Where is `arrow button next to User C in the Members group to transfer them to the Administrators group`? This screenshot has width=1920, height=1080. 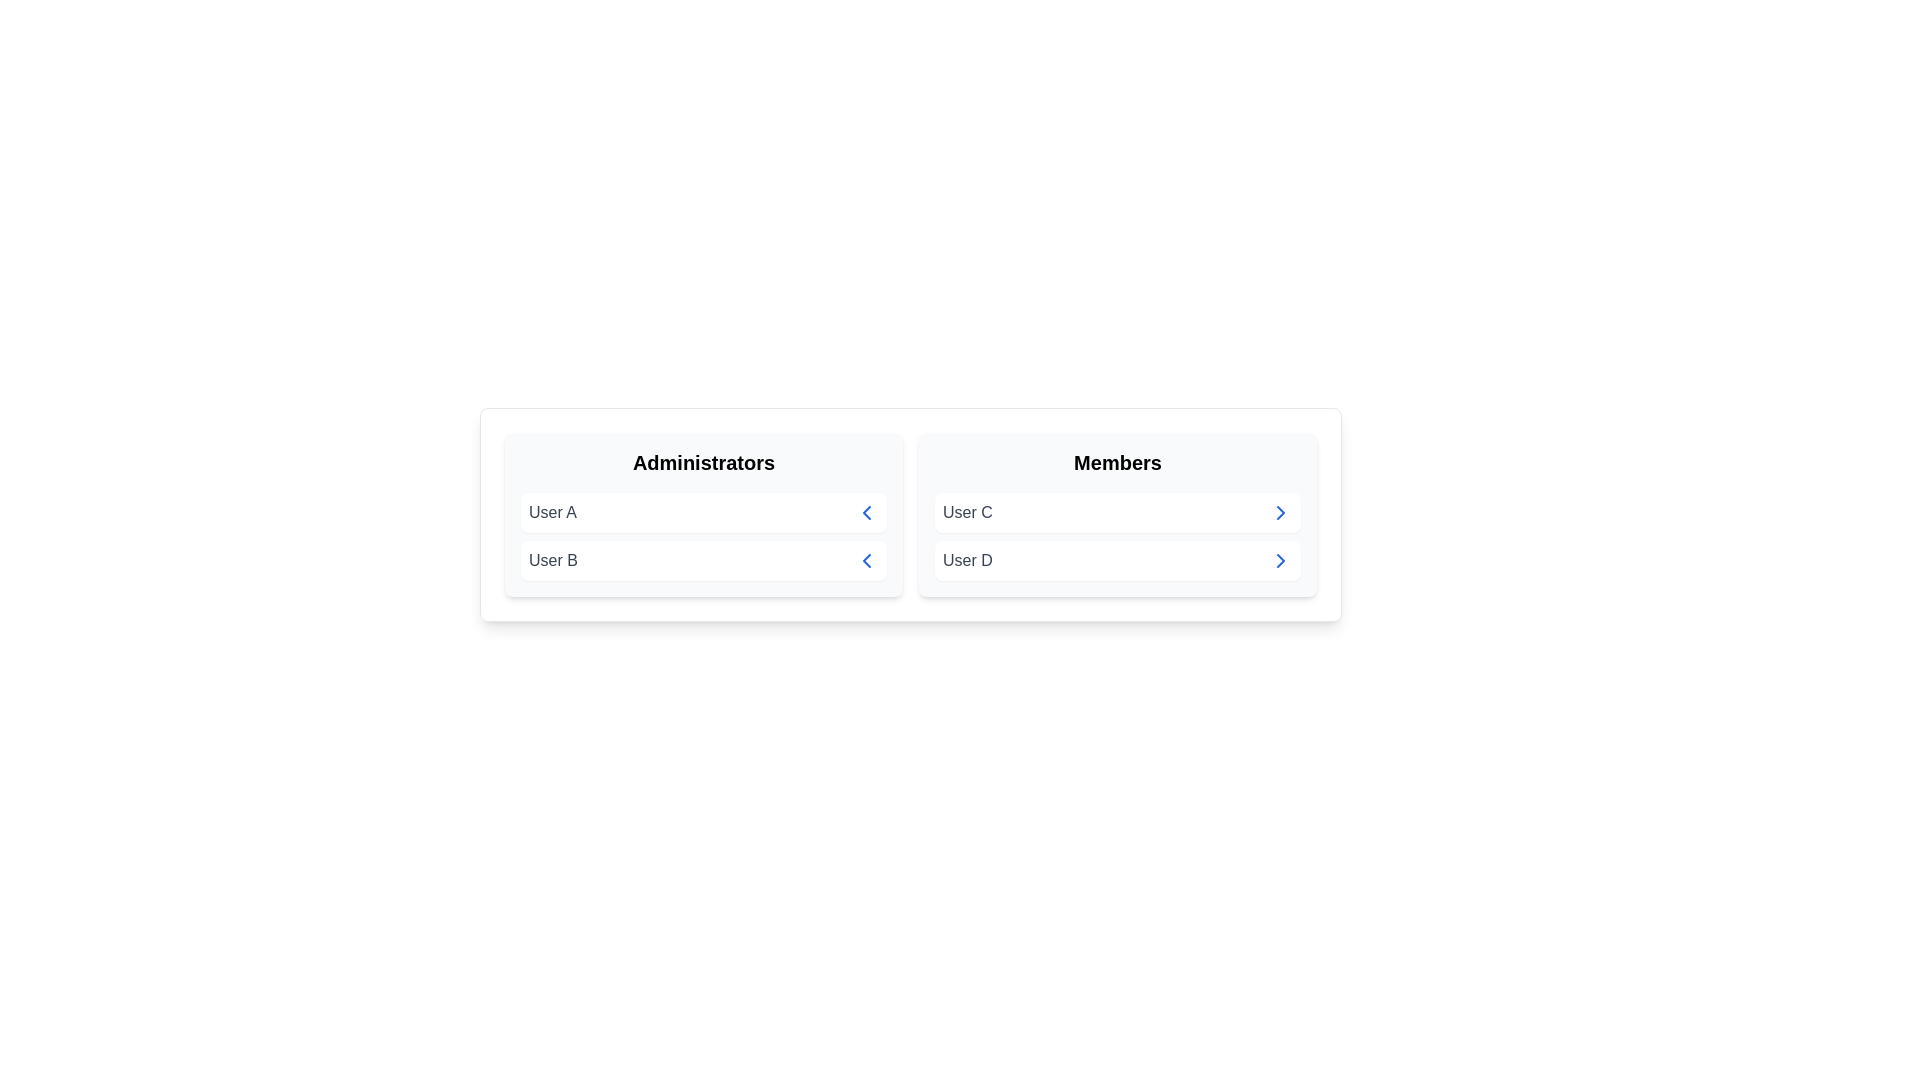 arrow button next to User C in the Members group to transfer them to the Administrators group is located at coordinates (1281, 512).